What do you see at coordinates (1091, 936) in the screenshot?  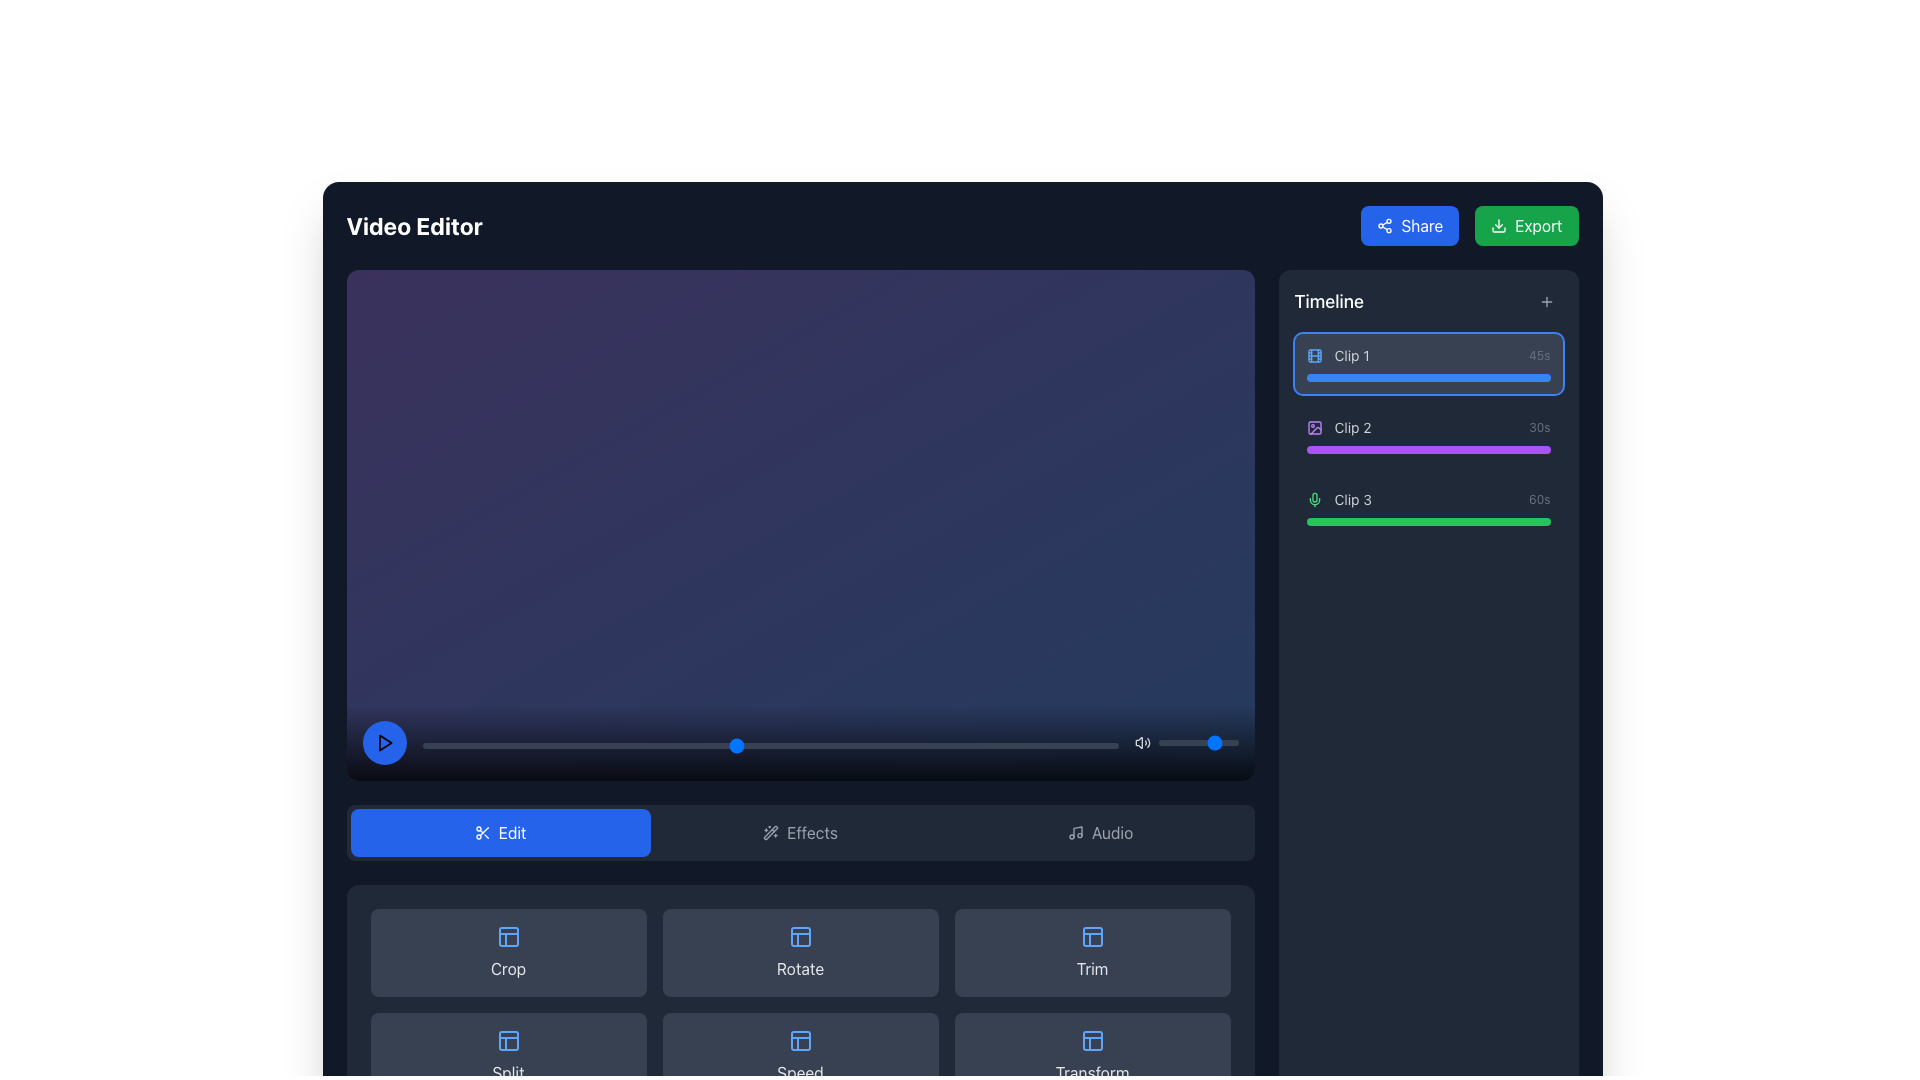 I see `the icon inside the 'Trim' button` at bounding box center [1091, 936].